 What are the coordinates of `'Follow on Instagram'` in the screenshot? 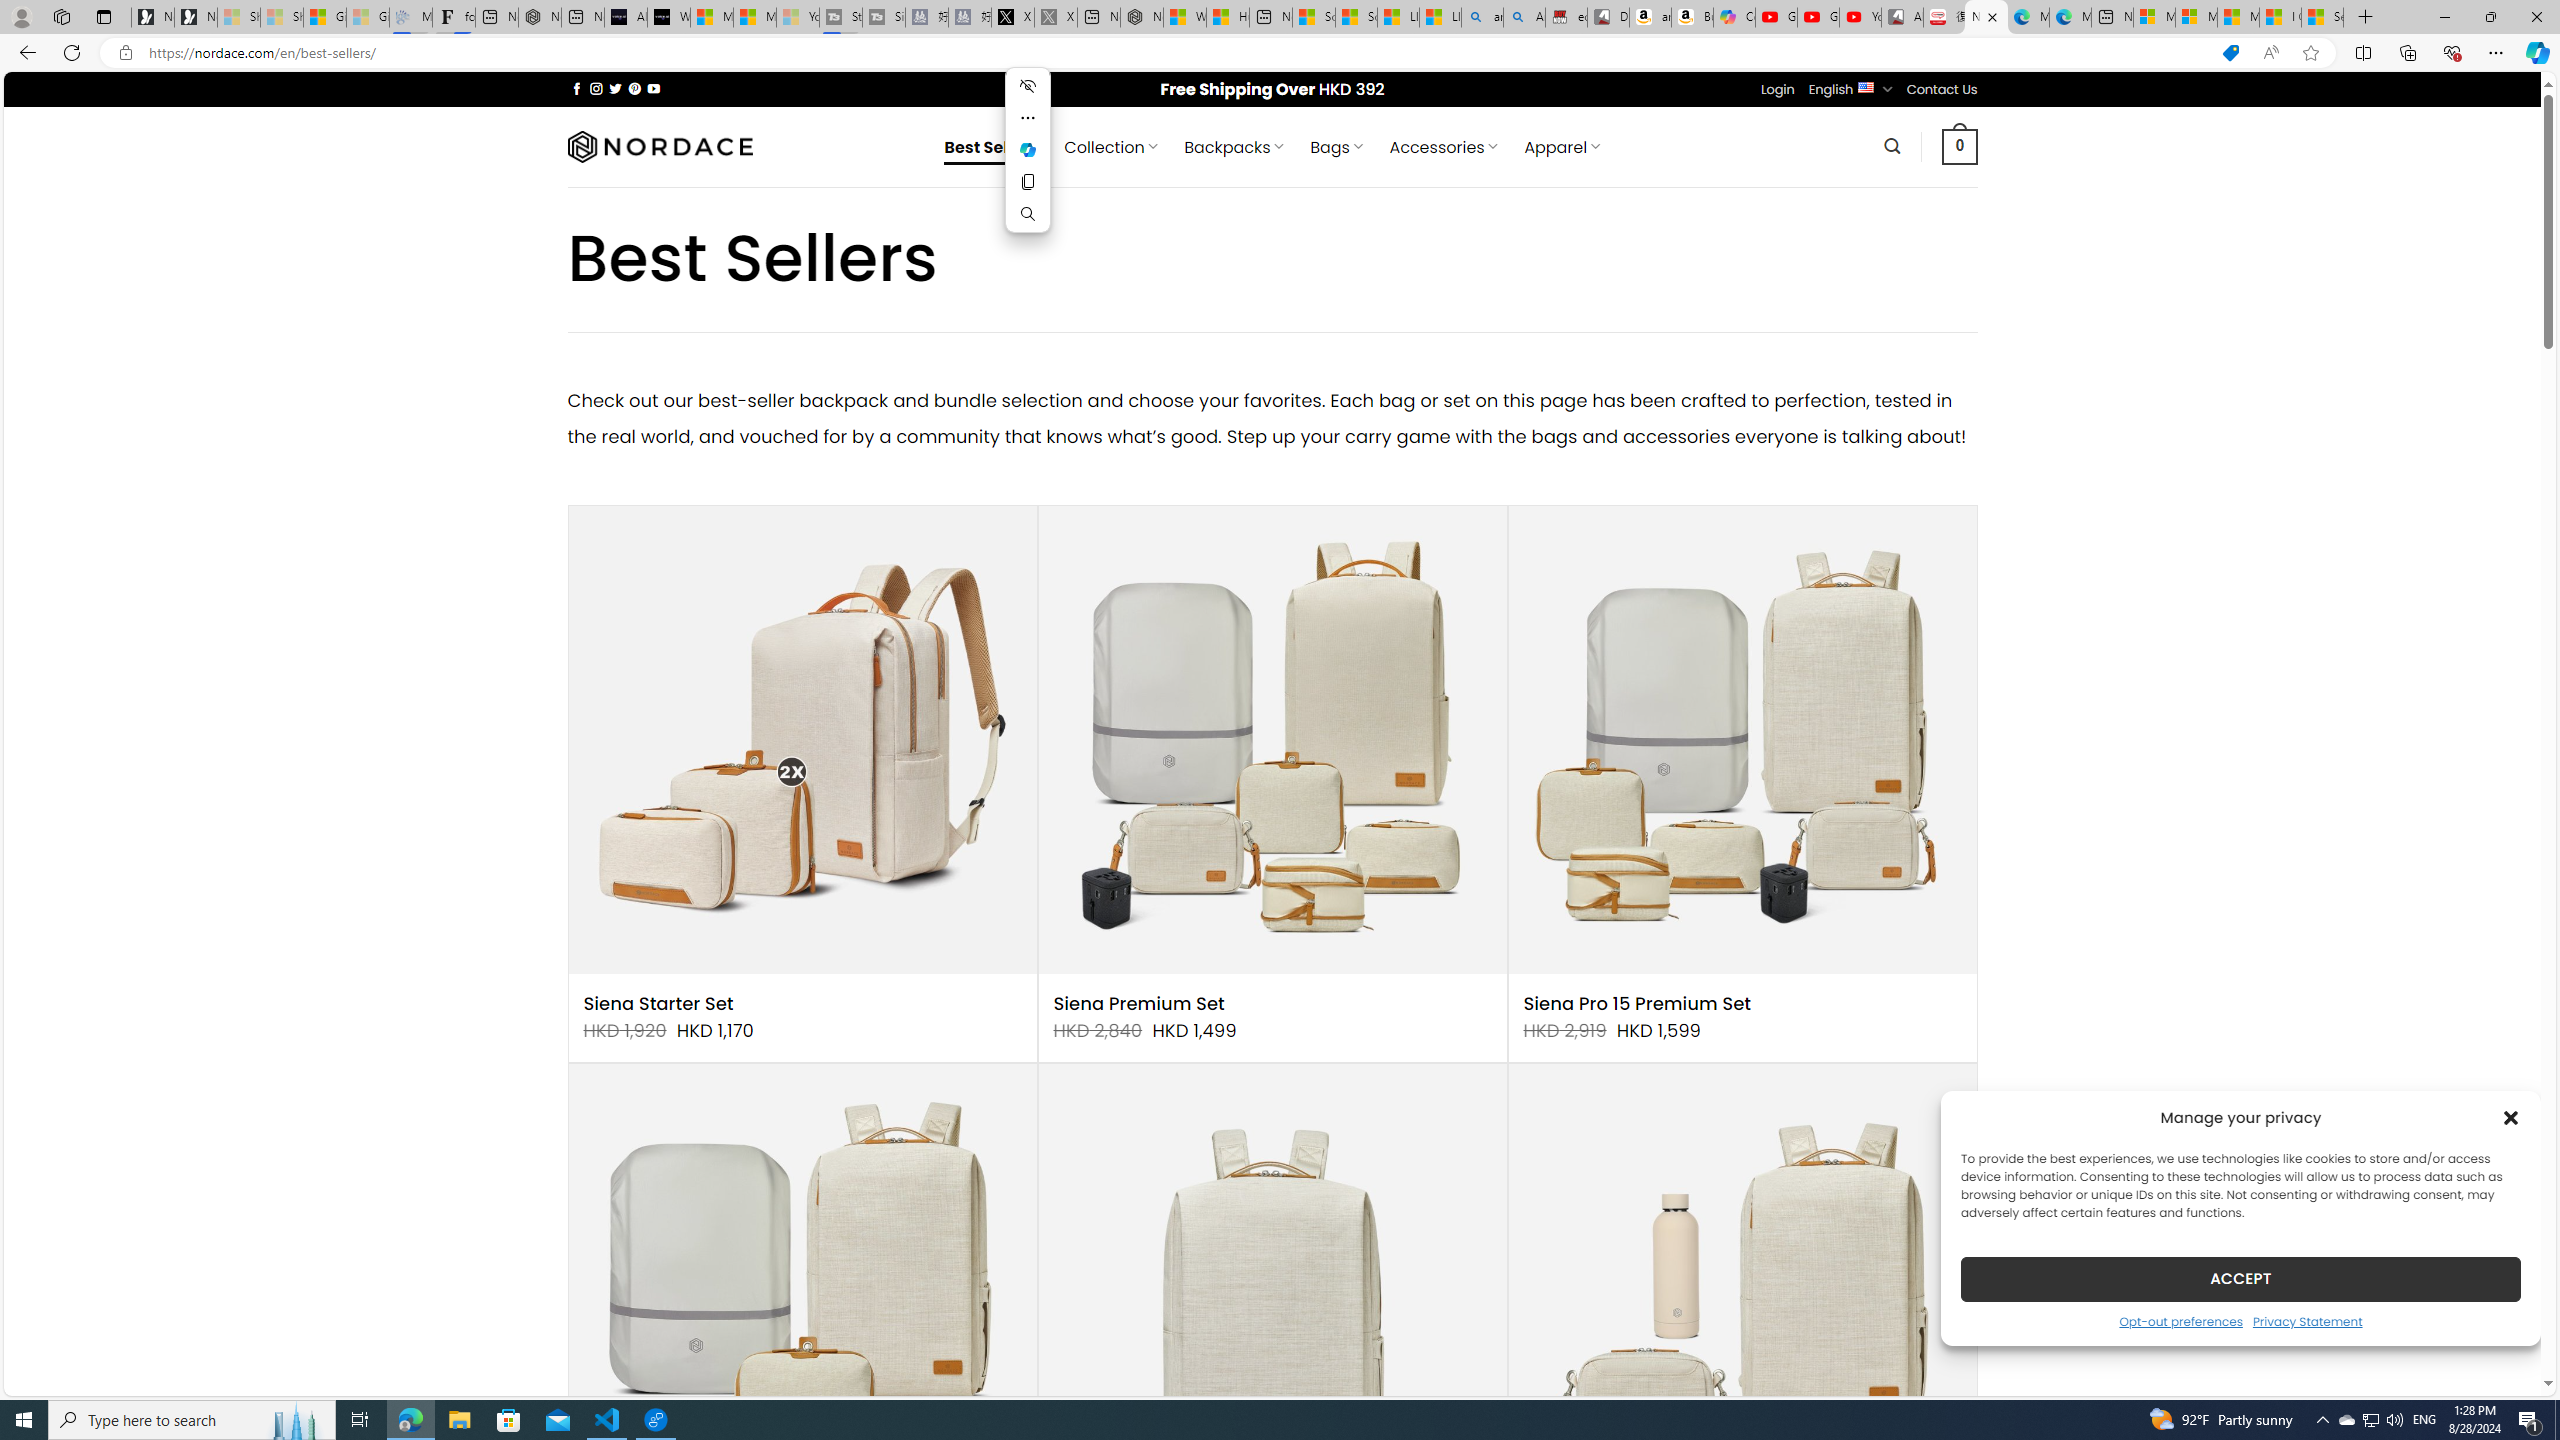 It's located at (595, 88).